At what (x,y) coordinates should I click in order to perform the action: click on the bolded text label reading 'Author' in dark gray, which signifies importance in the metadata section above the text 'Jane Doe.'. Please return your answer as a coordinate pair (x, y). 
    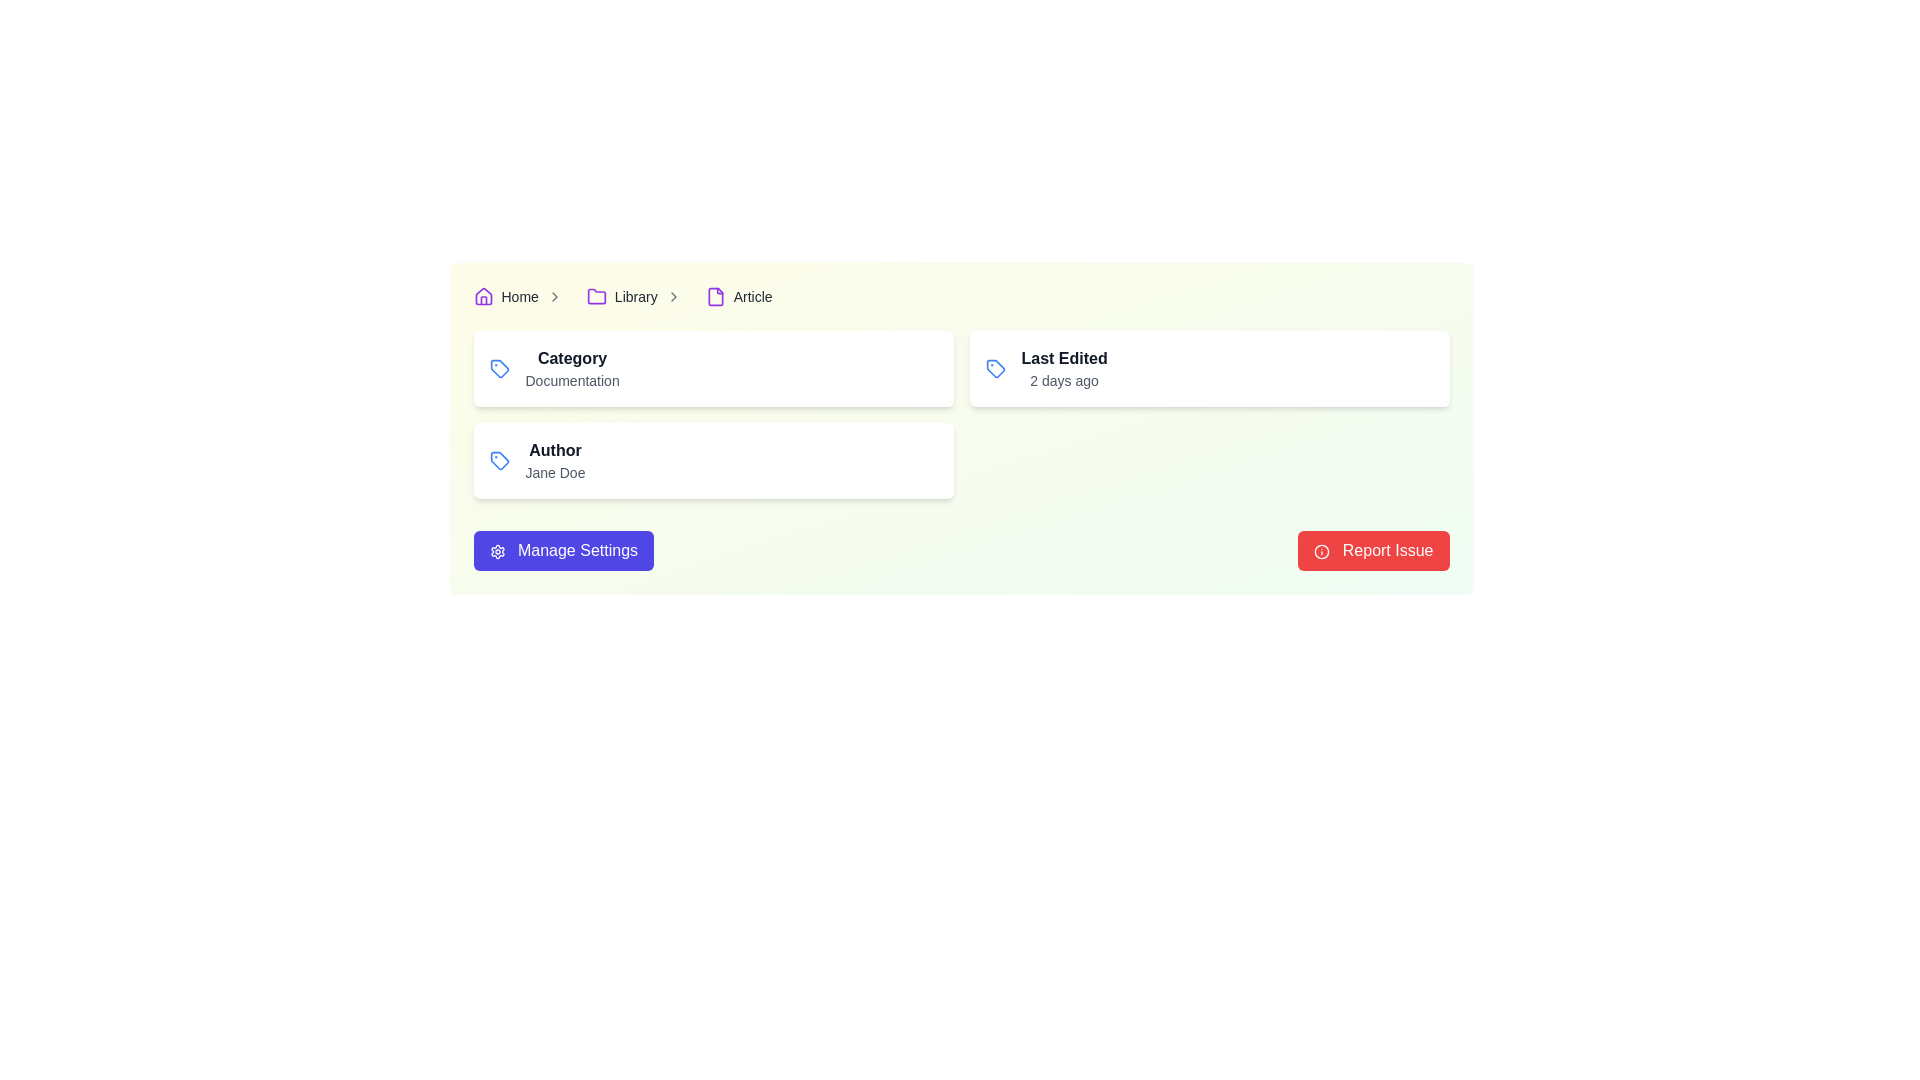
    Looking at the image, I should click on (555, 451).